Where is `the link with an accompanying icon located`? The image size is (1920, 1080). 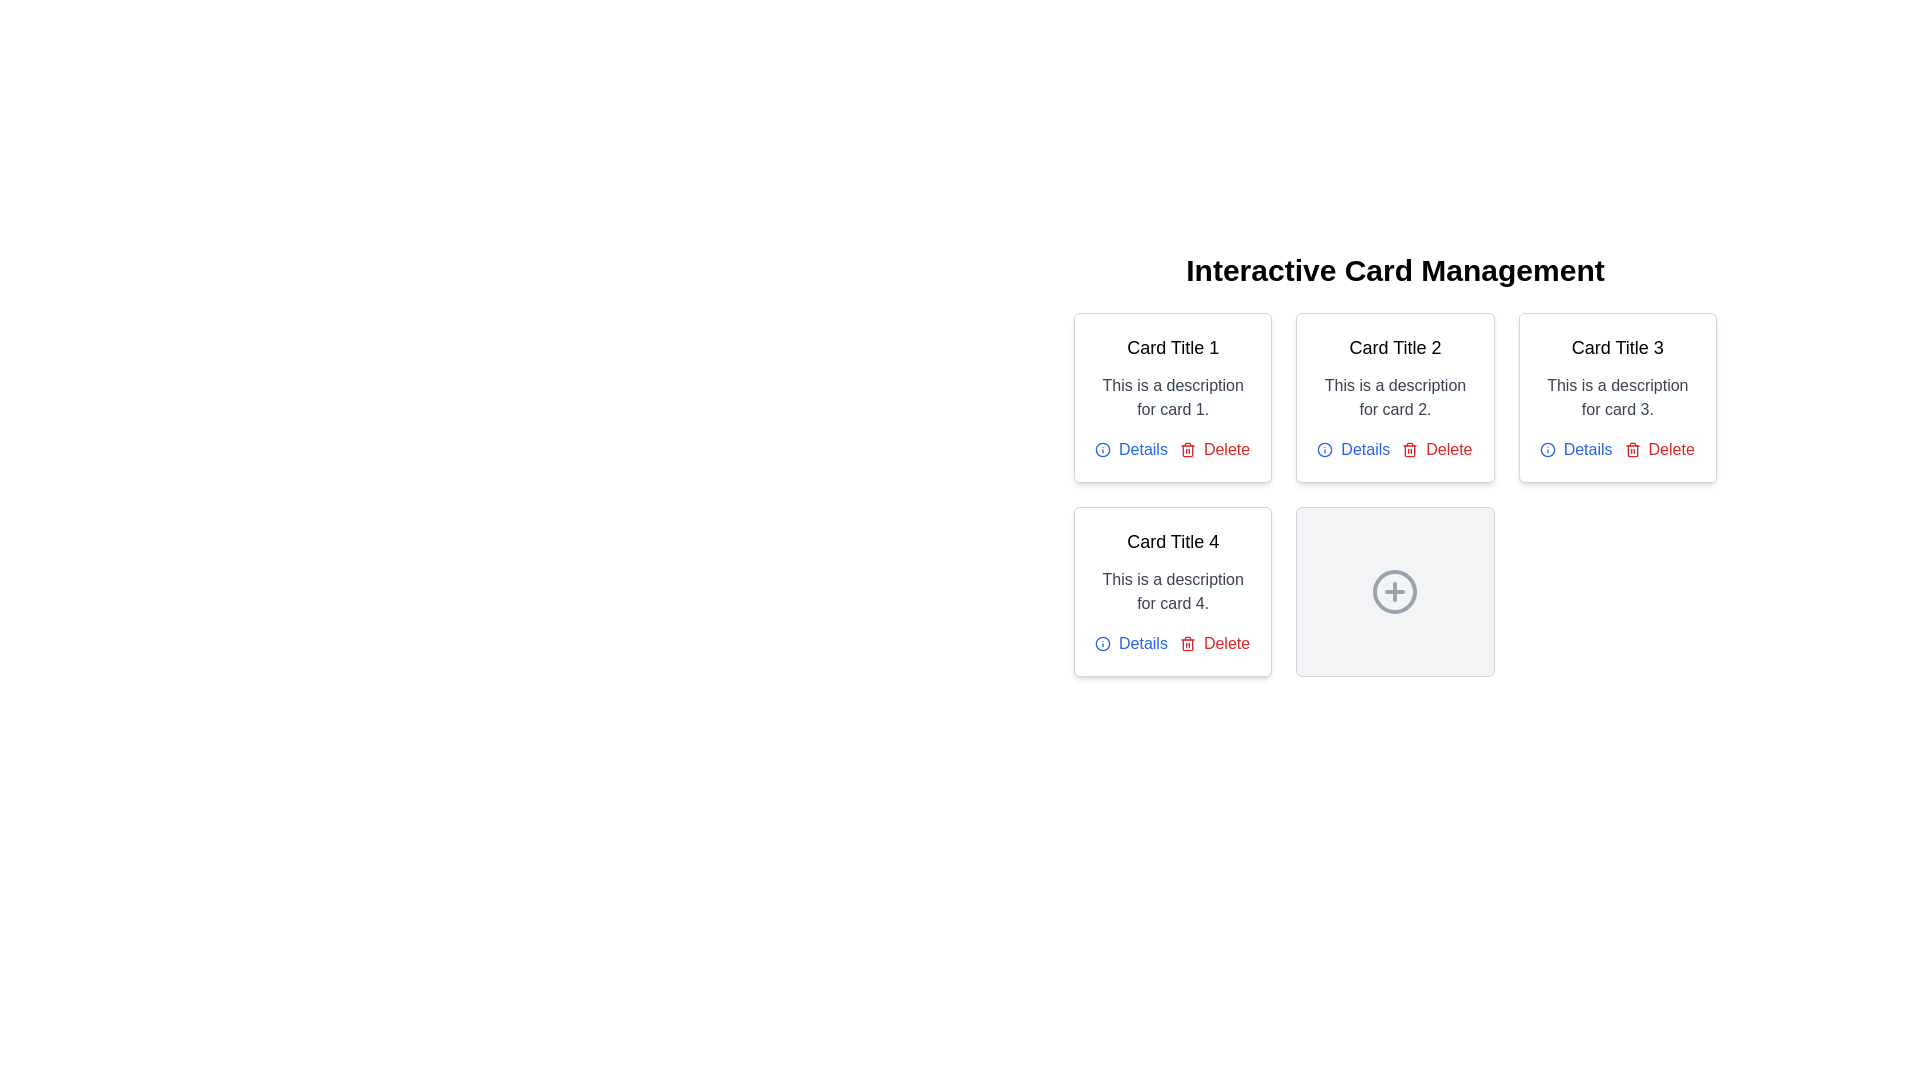 the link with an accompanying icon located is located at coordinates (1131, 450).